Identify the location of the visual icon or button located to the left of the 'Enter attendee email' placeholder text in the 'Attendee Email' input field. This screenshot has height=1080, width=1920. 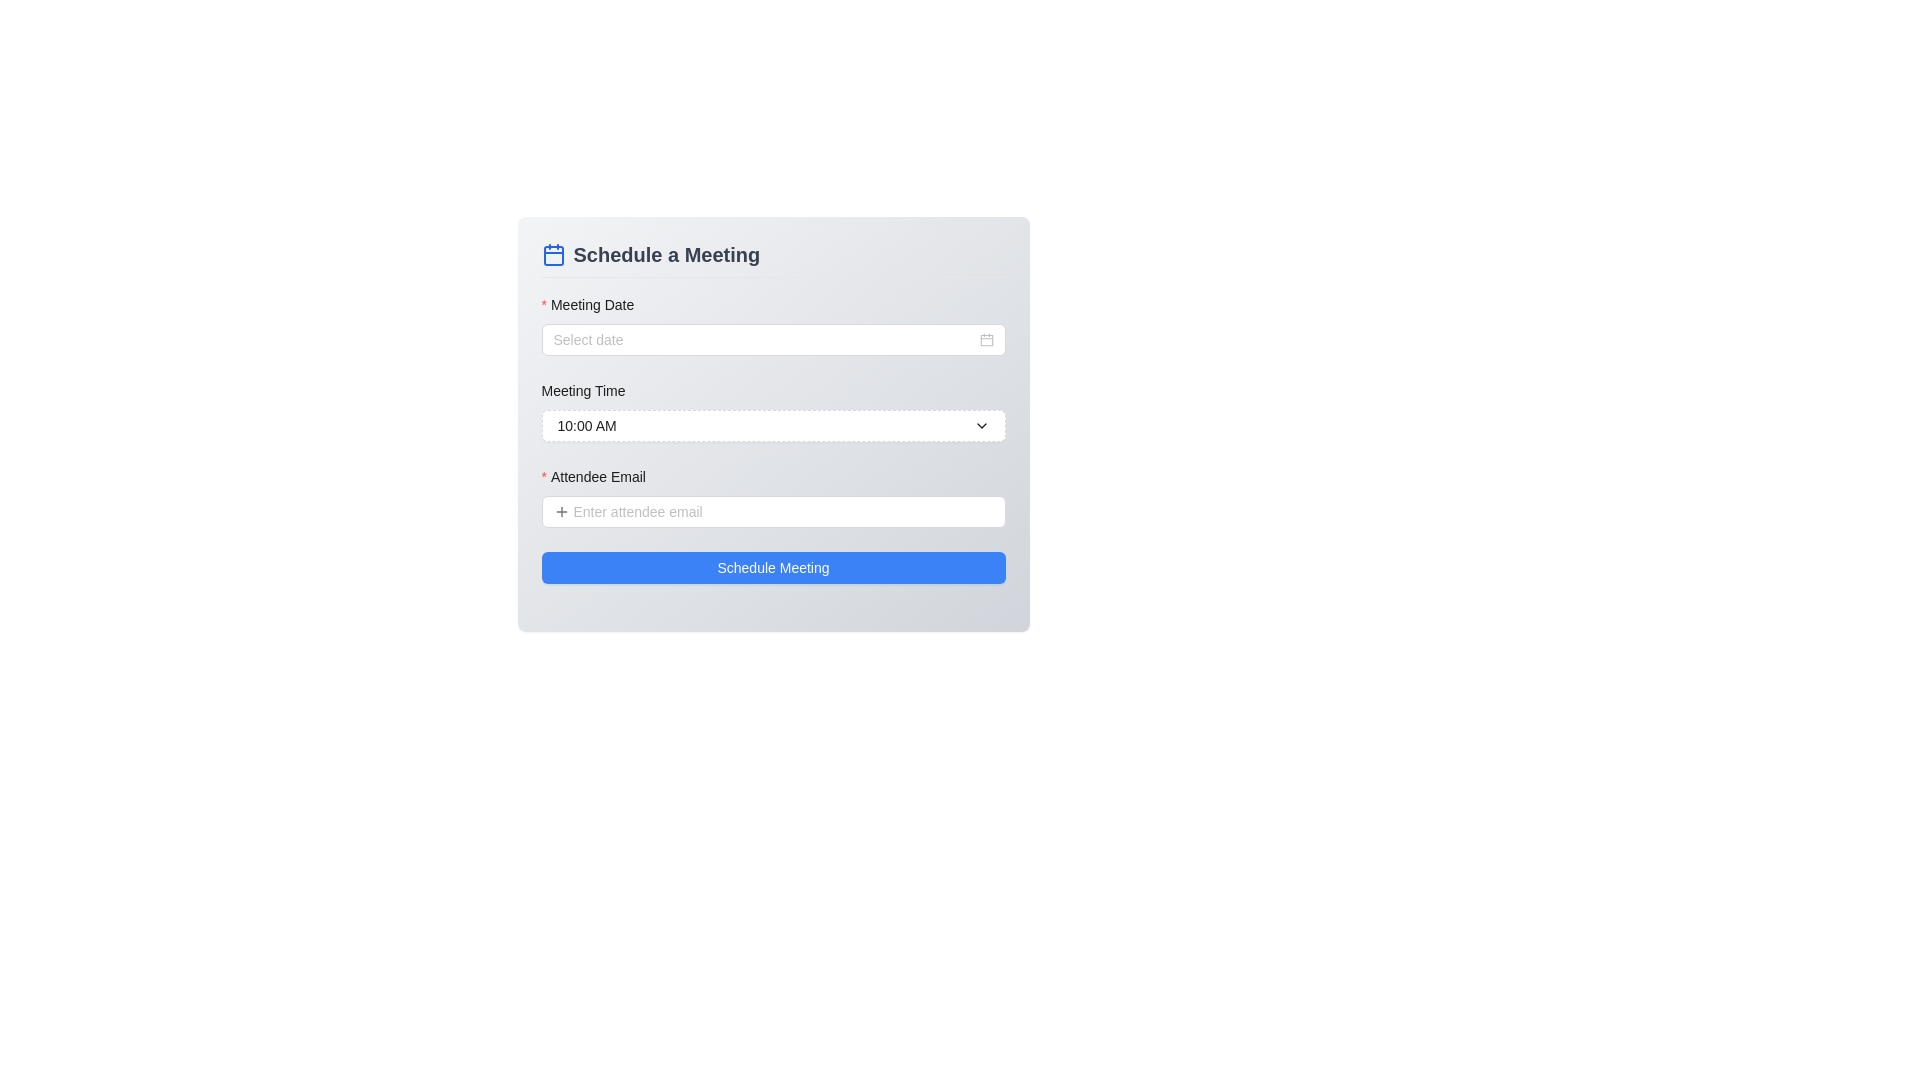
(560, 511).